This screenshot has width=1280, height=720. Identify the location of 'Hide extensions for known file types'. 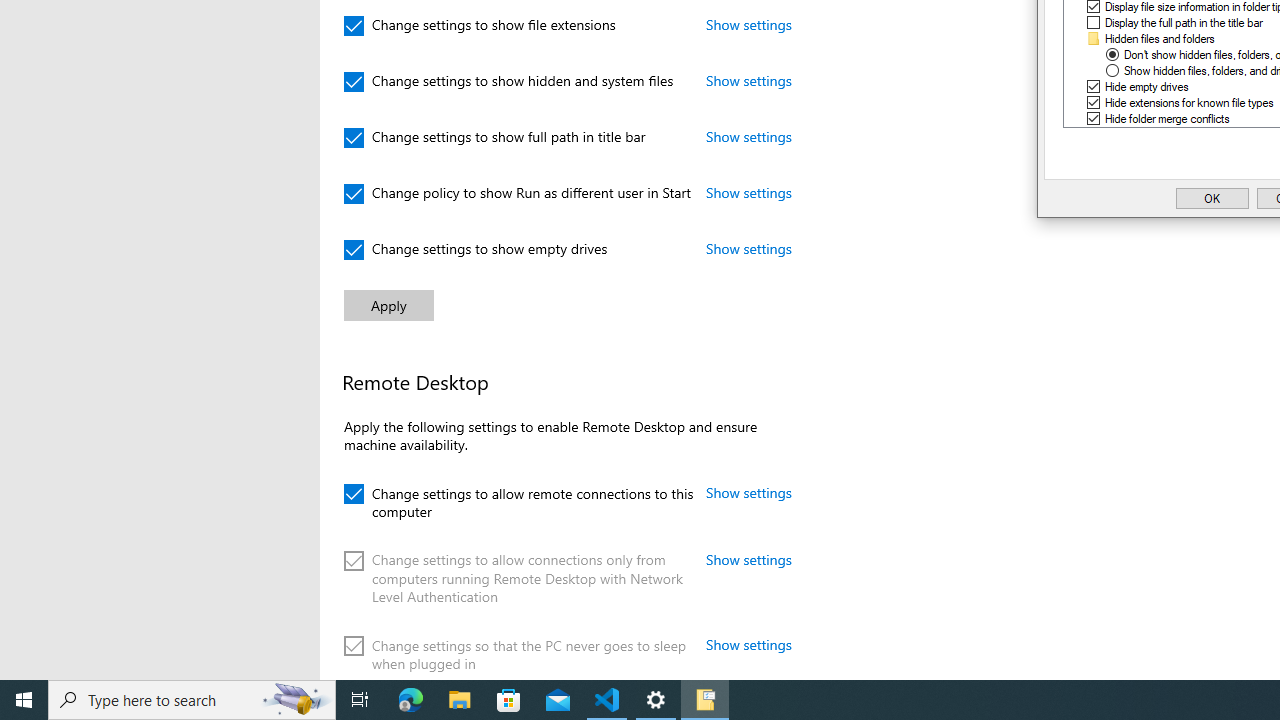
(1189, 102).